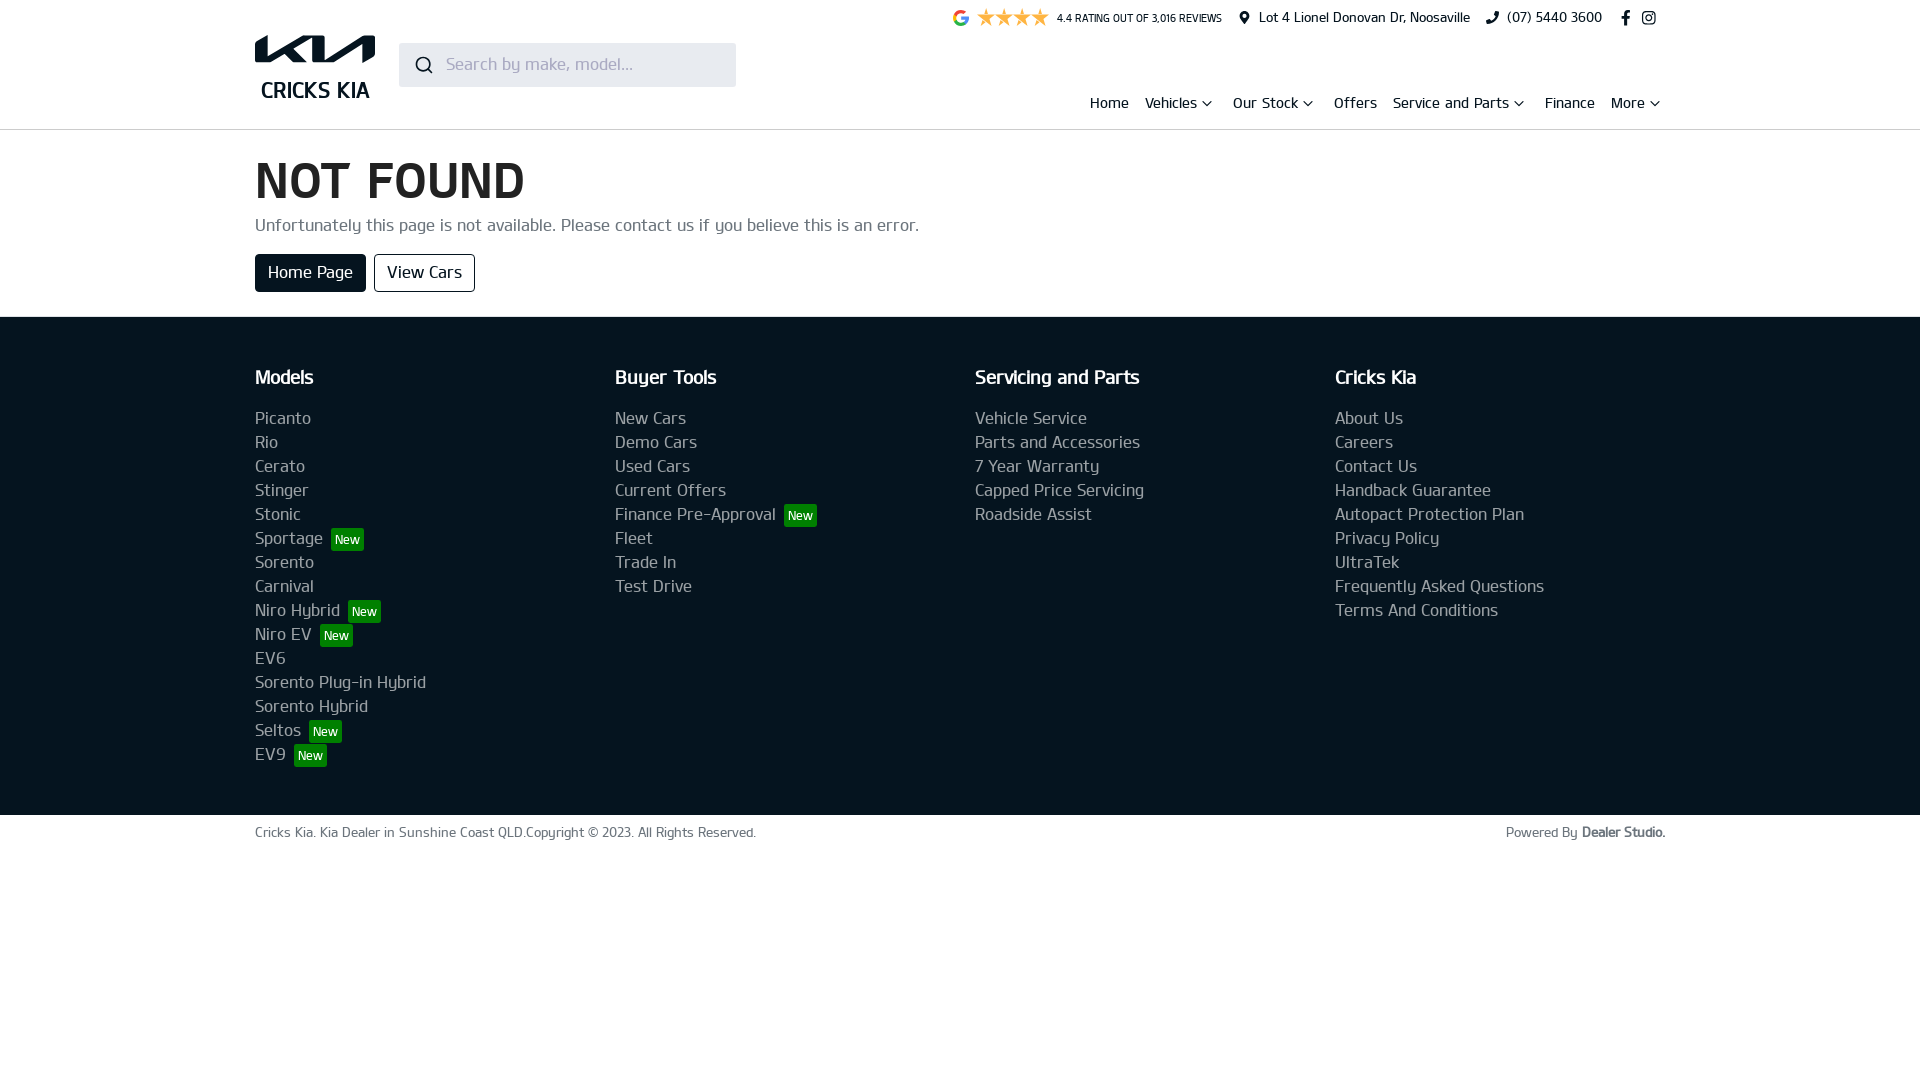 Image resolution: width=1920 pixels, height=1080 pixels. I want to click on 'Handback Guarantee', so click(1411, 490).